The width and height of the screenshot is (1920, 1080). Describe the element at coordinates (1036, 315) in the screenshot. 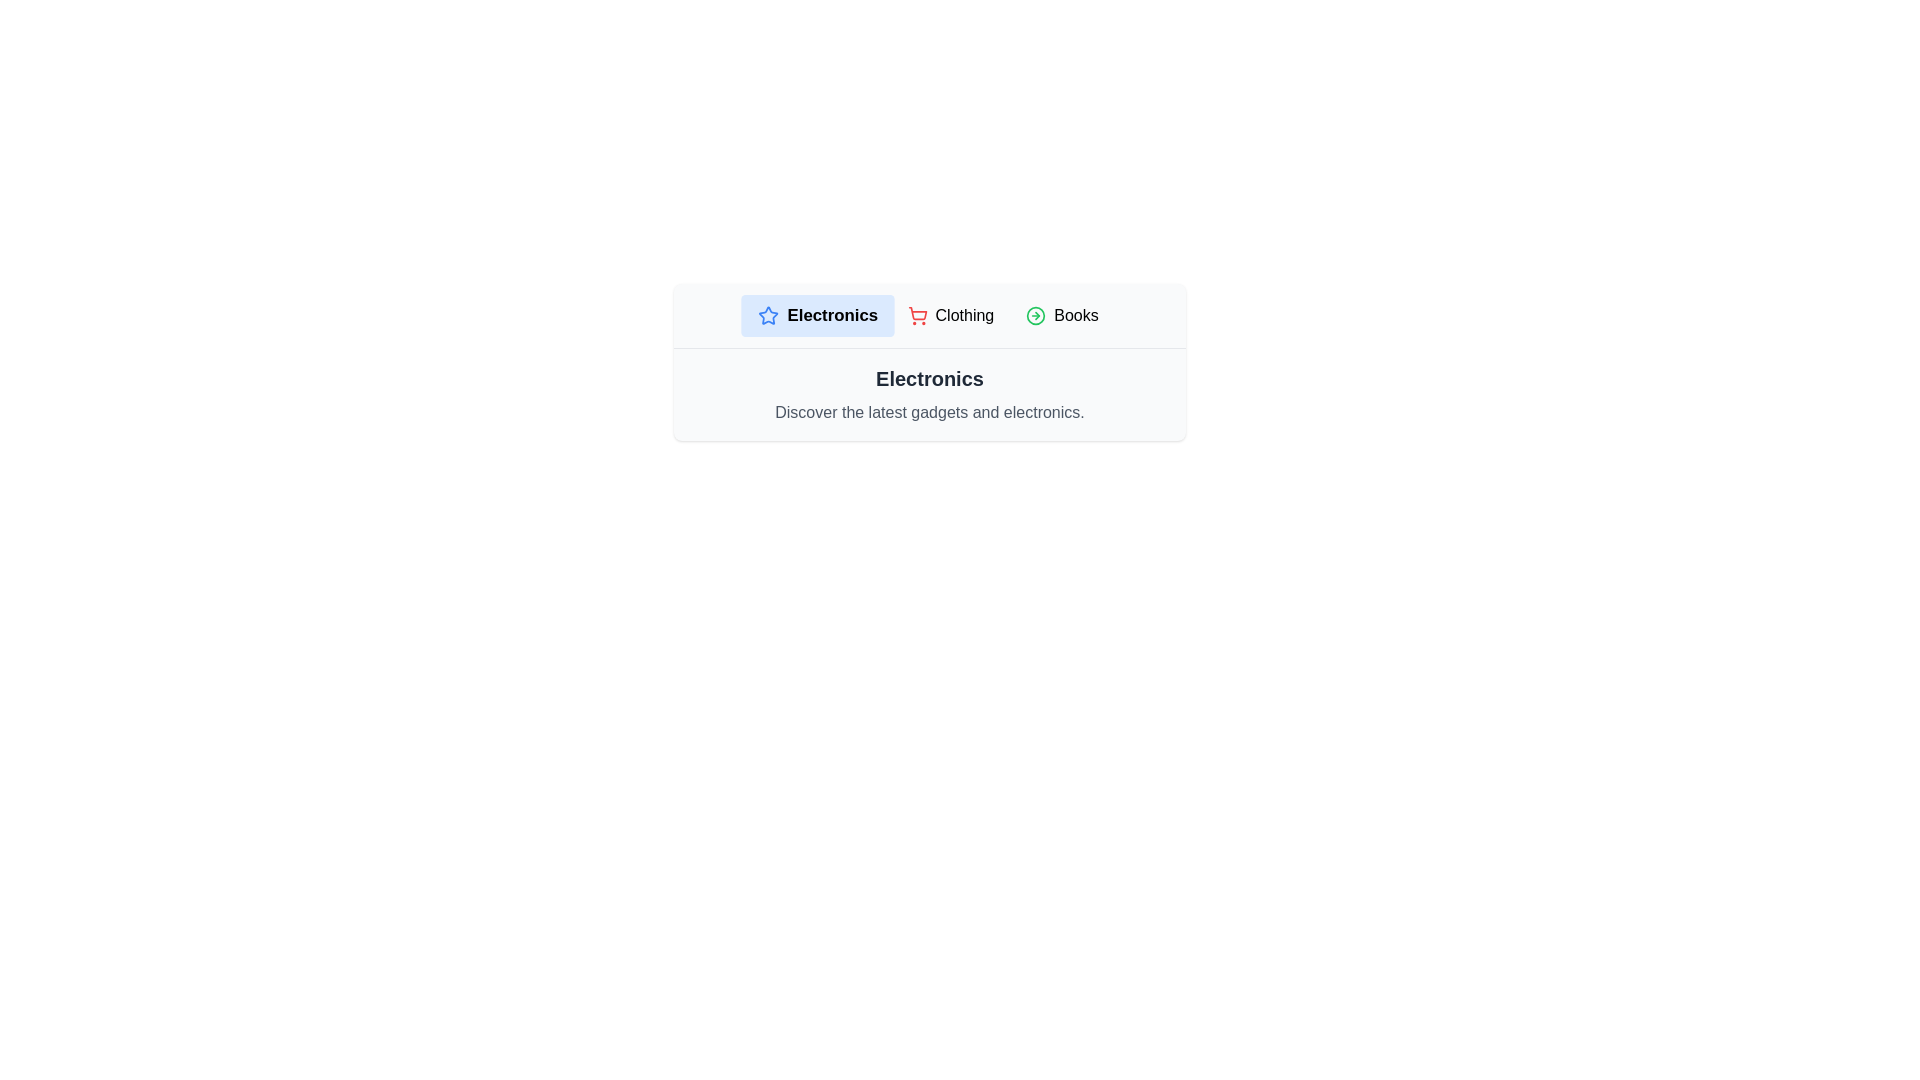

I see `the icon for the Books category to observe its visual representation` at that location.